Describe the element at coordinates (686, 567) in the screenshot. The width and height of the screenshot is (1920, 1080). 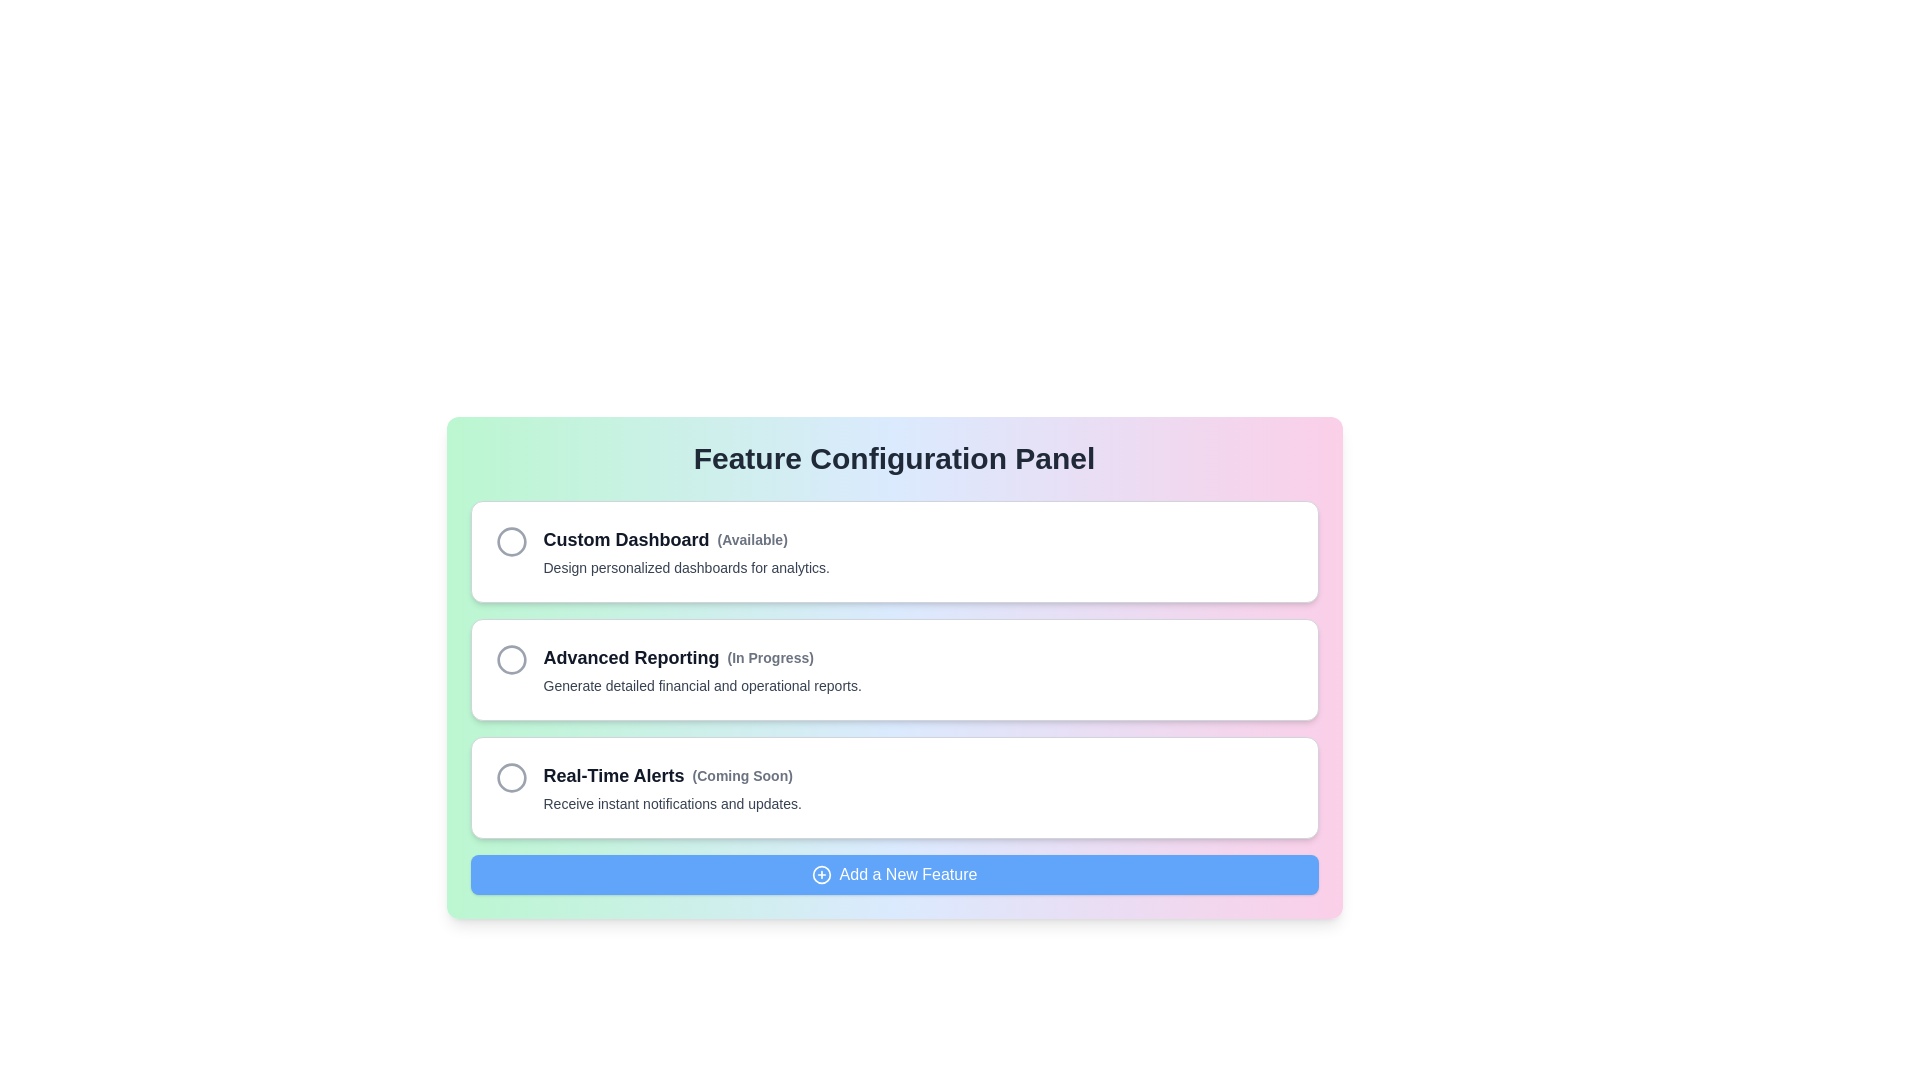
I see `the text description located under the heading 'Custom Dashboard (Available)' in the Feature Configuration Panel, which is styled in gray and smaller font size` at that location.